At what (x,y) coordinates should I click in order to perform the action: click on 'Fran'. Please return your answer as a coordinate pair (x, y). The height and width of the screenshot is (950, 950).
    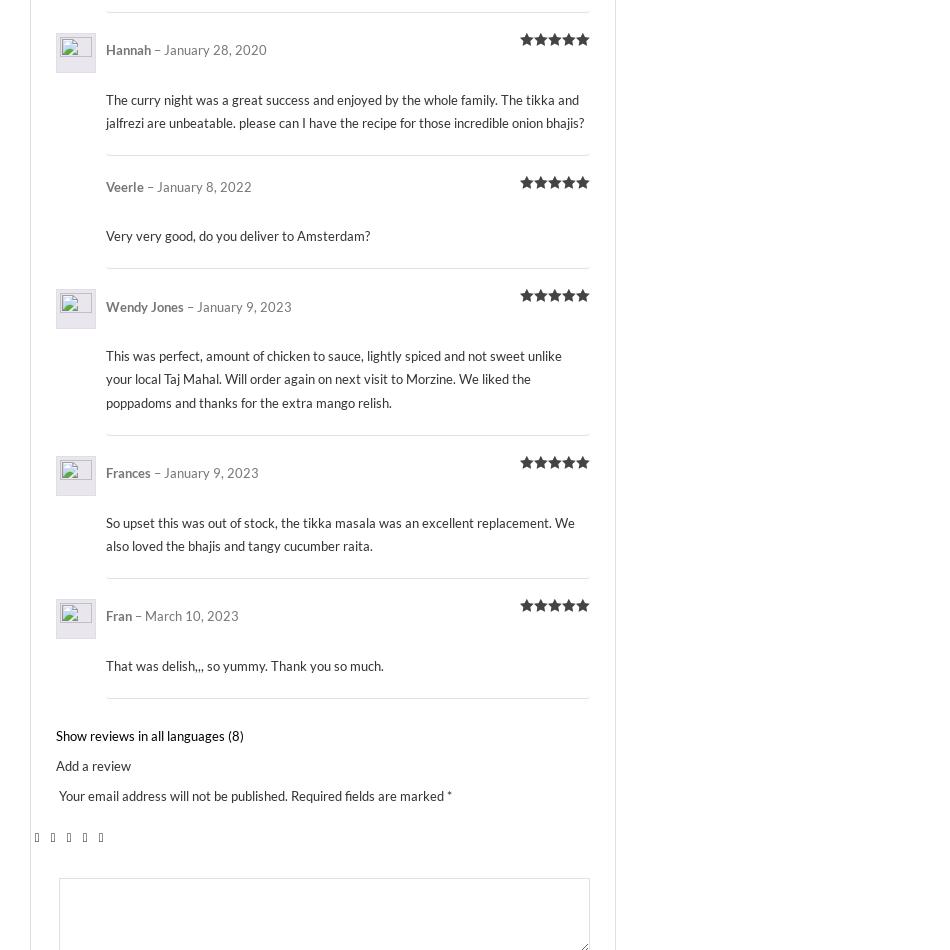
    Looking at the image, I should click on (106, 615).